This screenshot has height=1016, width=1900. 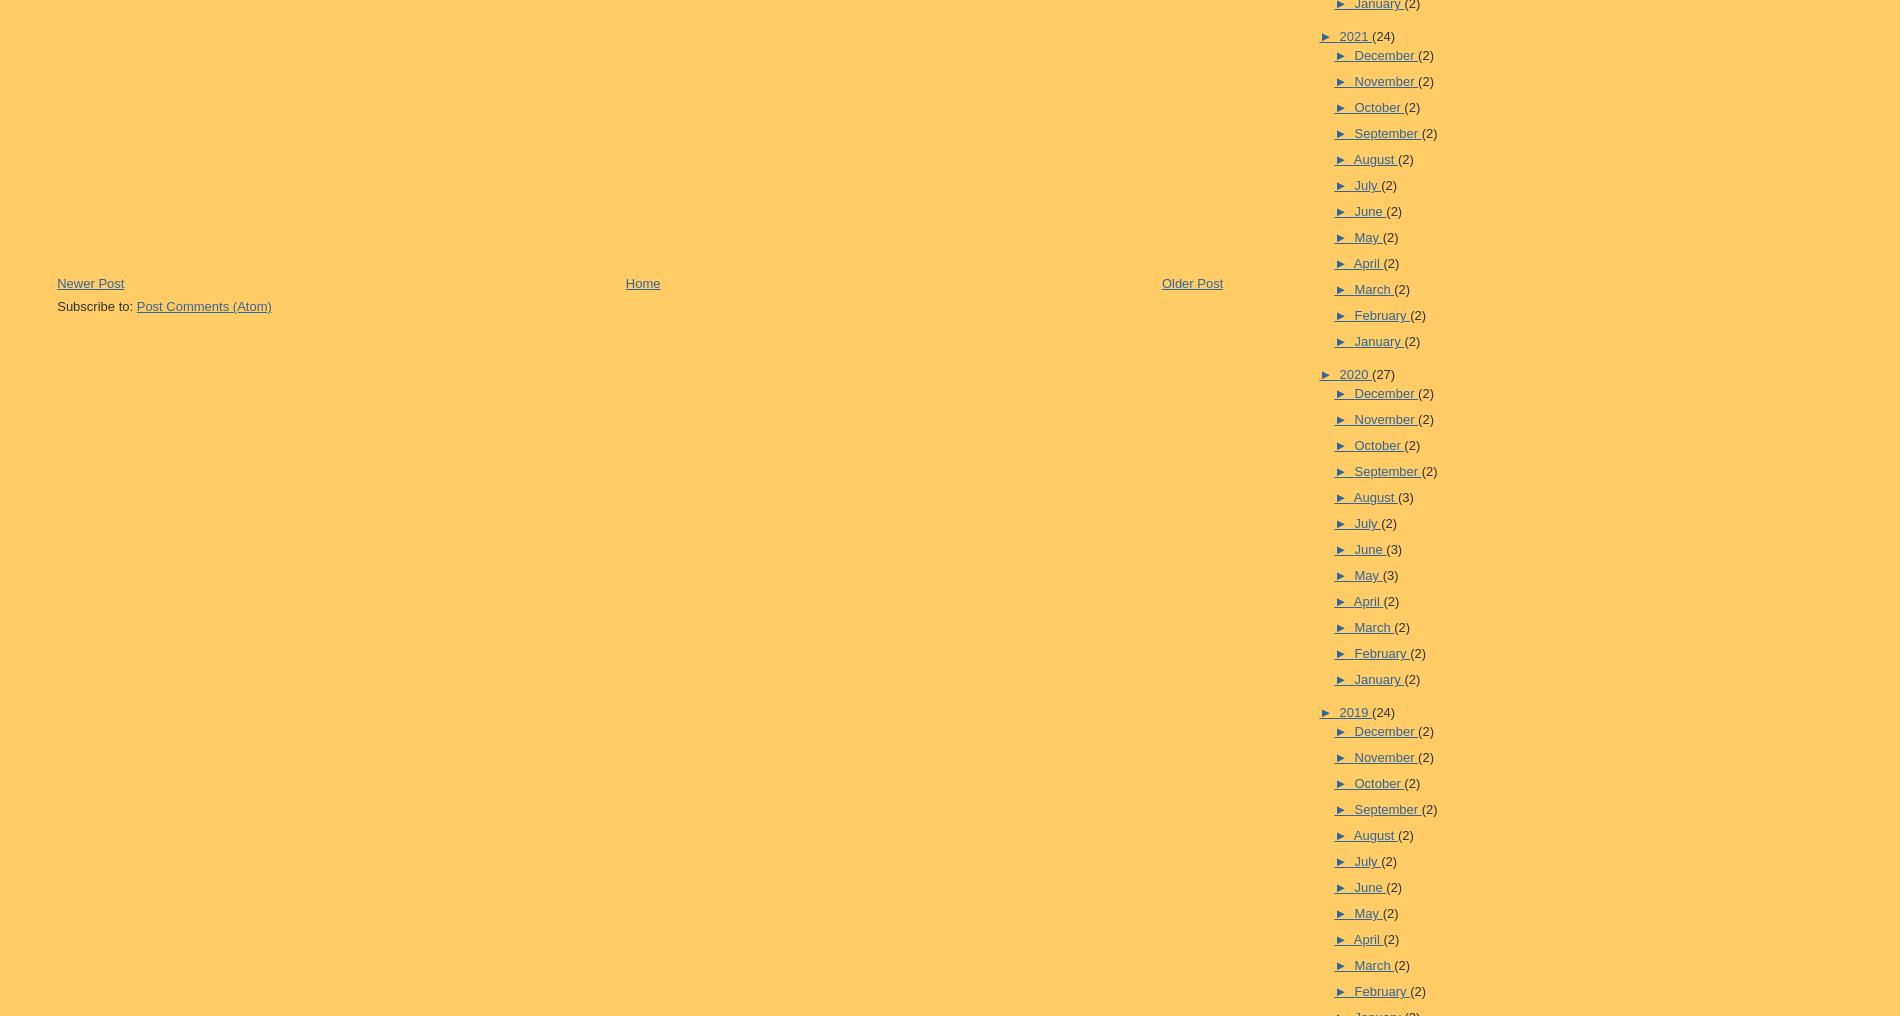 I want to click on 'Older Post', so click(x=1191, y=282).